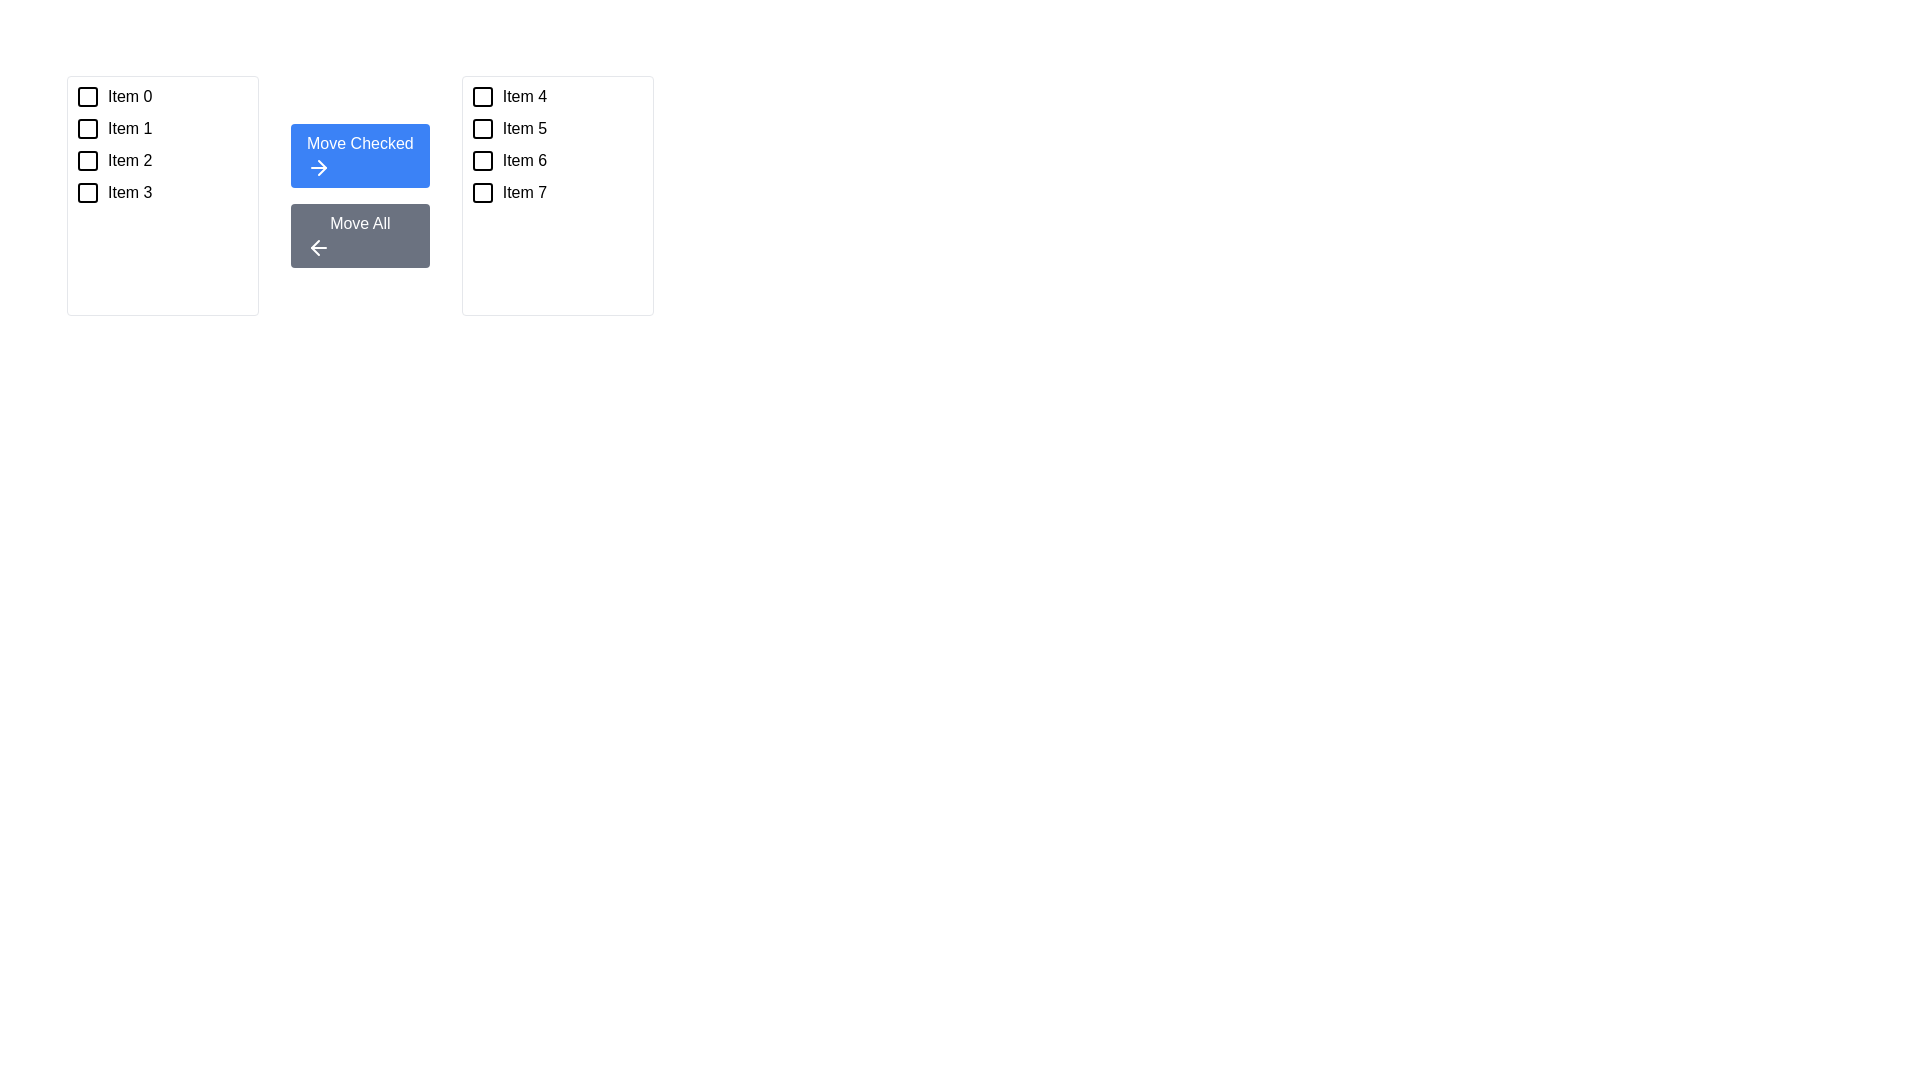  What do you see at coordinates (557, 192) in the screenshot?
I see `the checkbox labeled 'Item 7'` at bounding box center [557, 192].